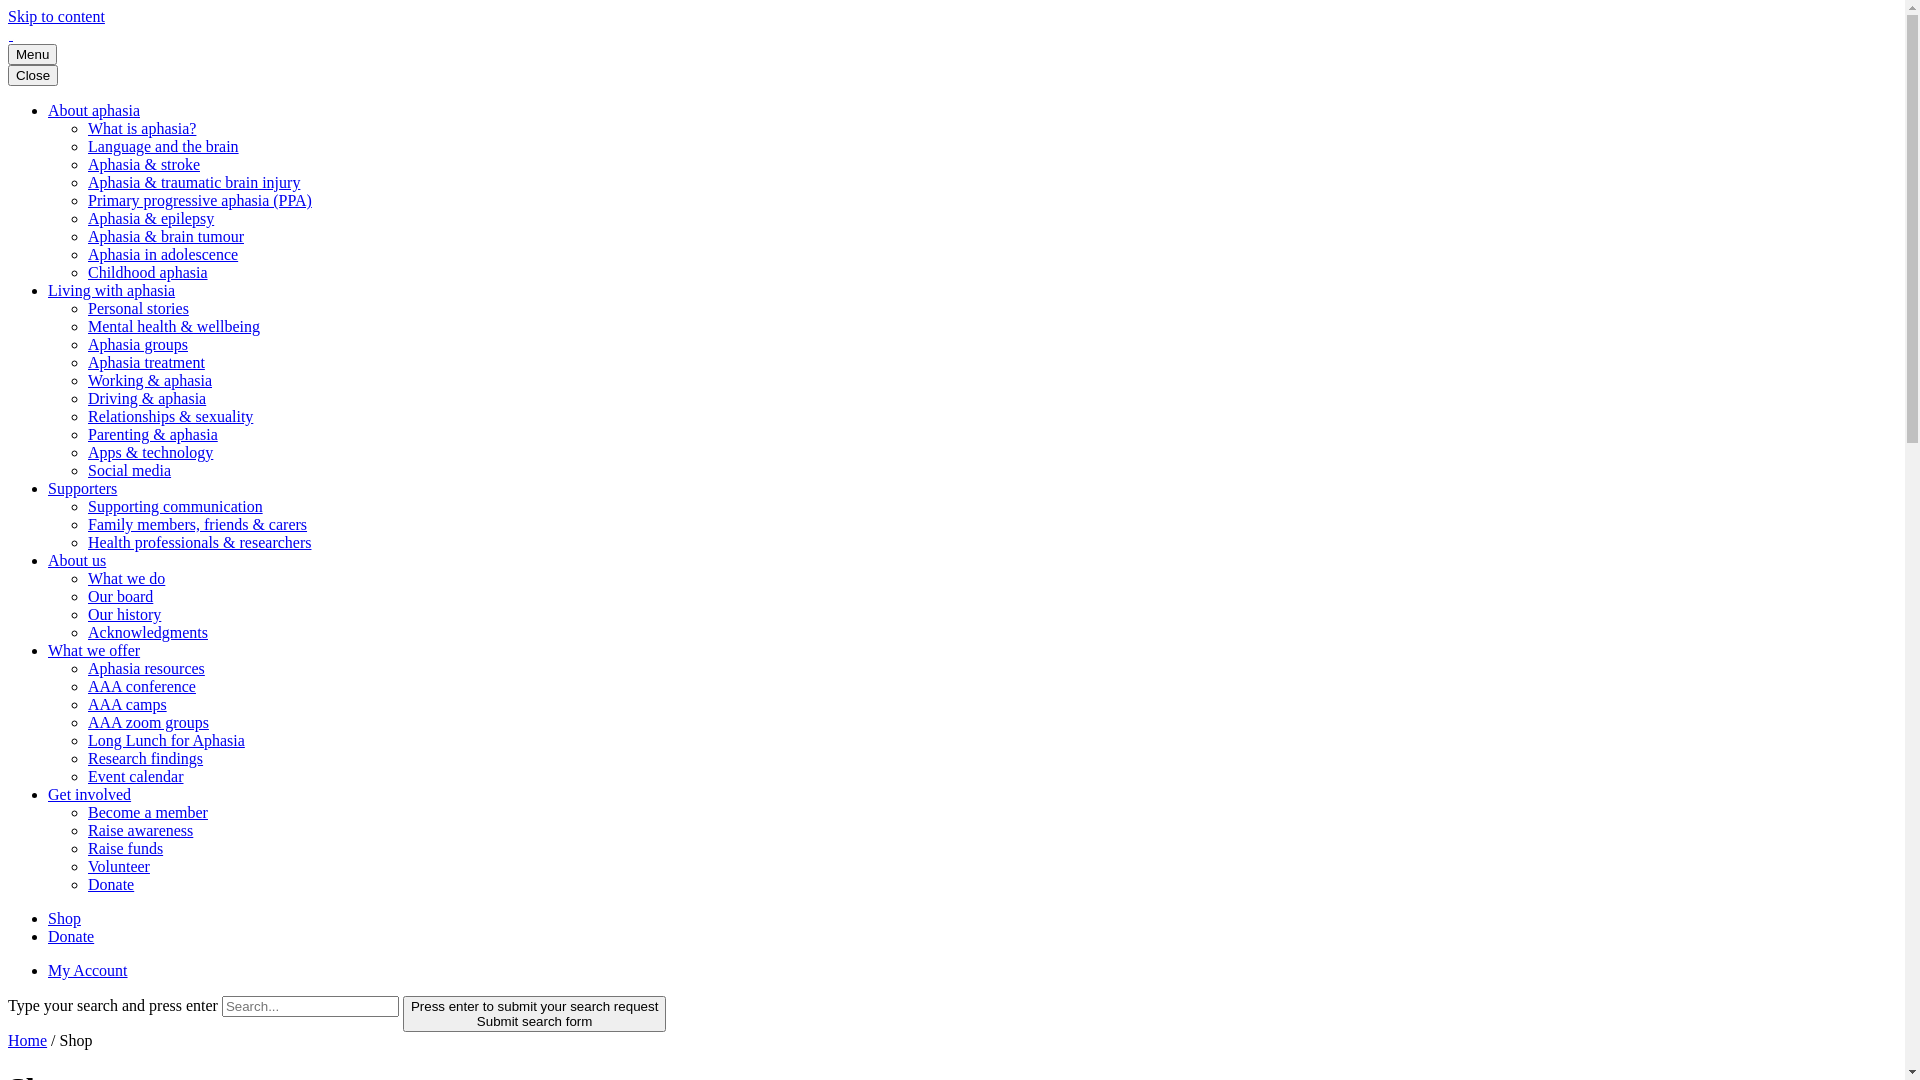  I want to click on 'Aphasia & epilepsy', so click(86, 218).